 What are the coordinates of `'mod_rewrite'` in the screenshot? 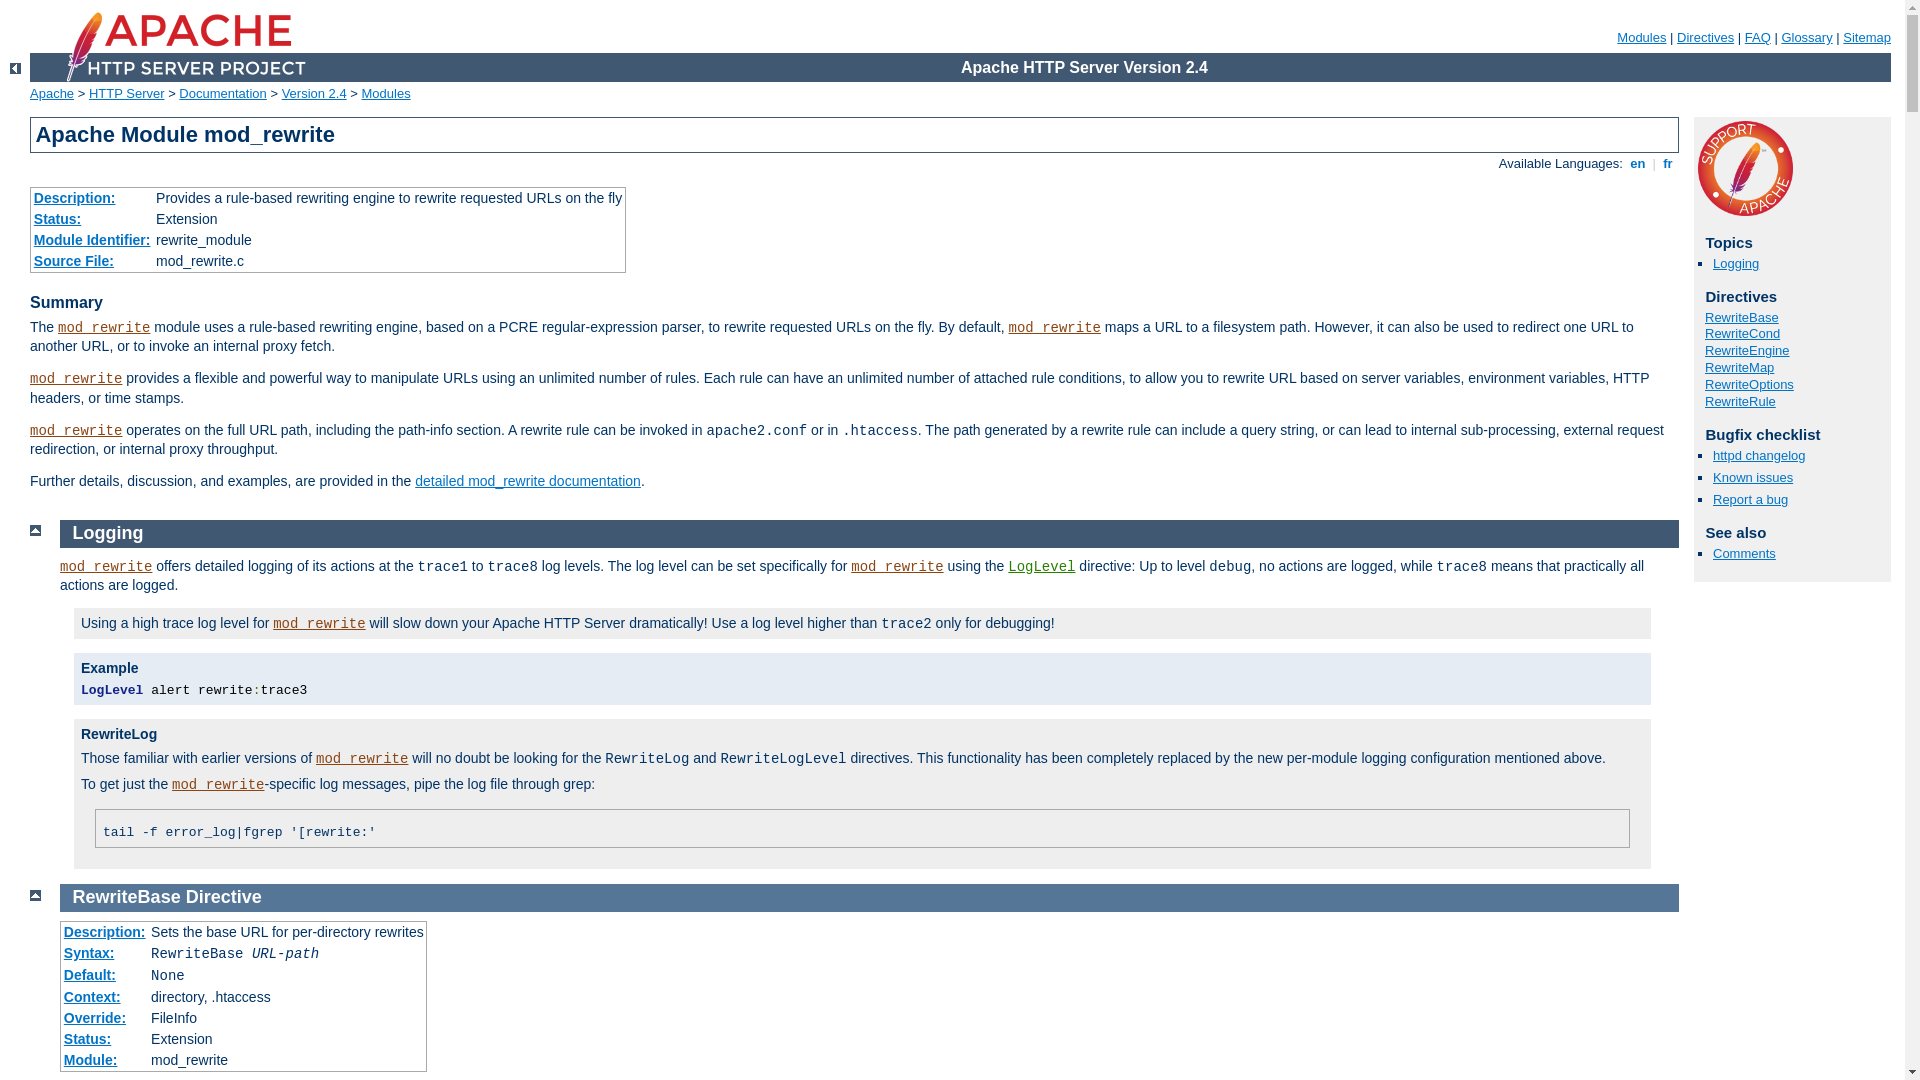 It's located at (76, 430).